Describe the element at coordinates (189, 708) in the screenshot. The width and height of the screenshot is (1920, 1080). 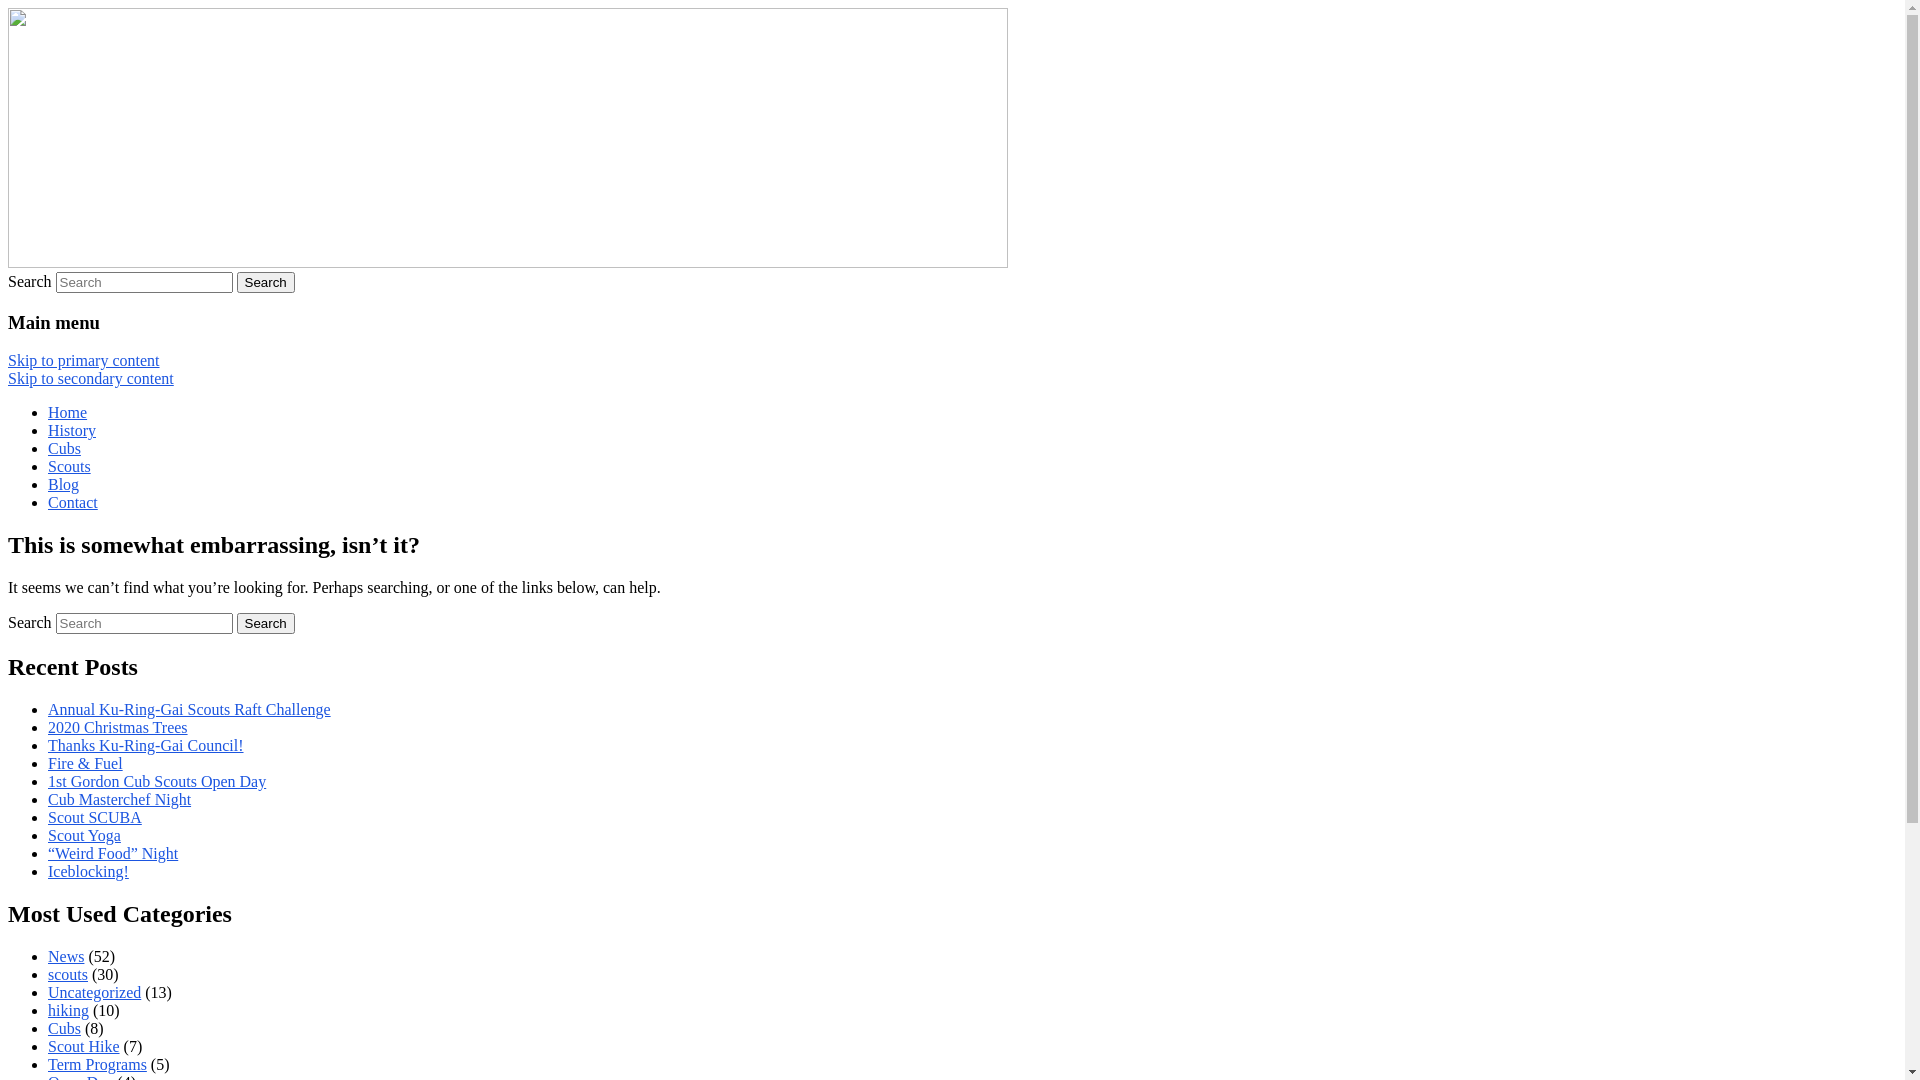
I see `'Annual Ku-Ring-Gai Scouts Raft Challenge'` at that location.